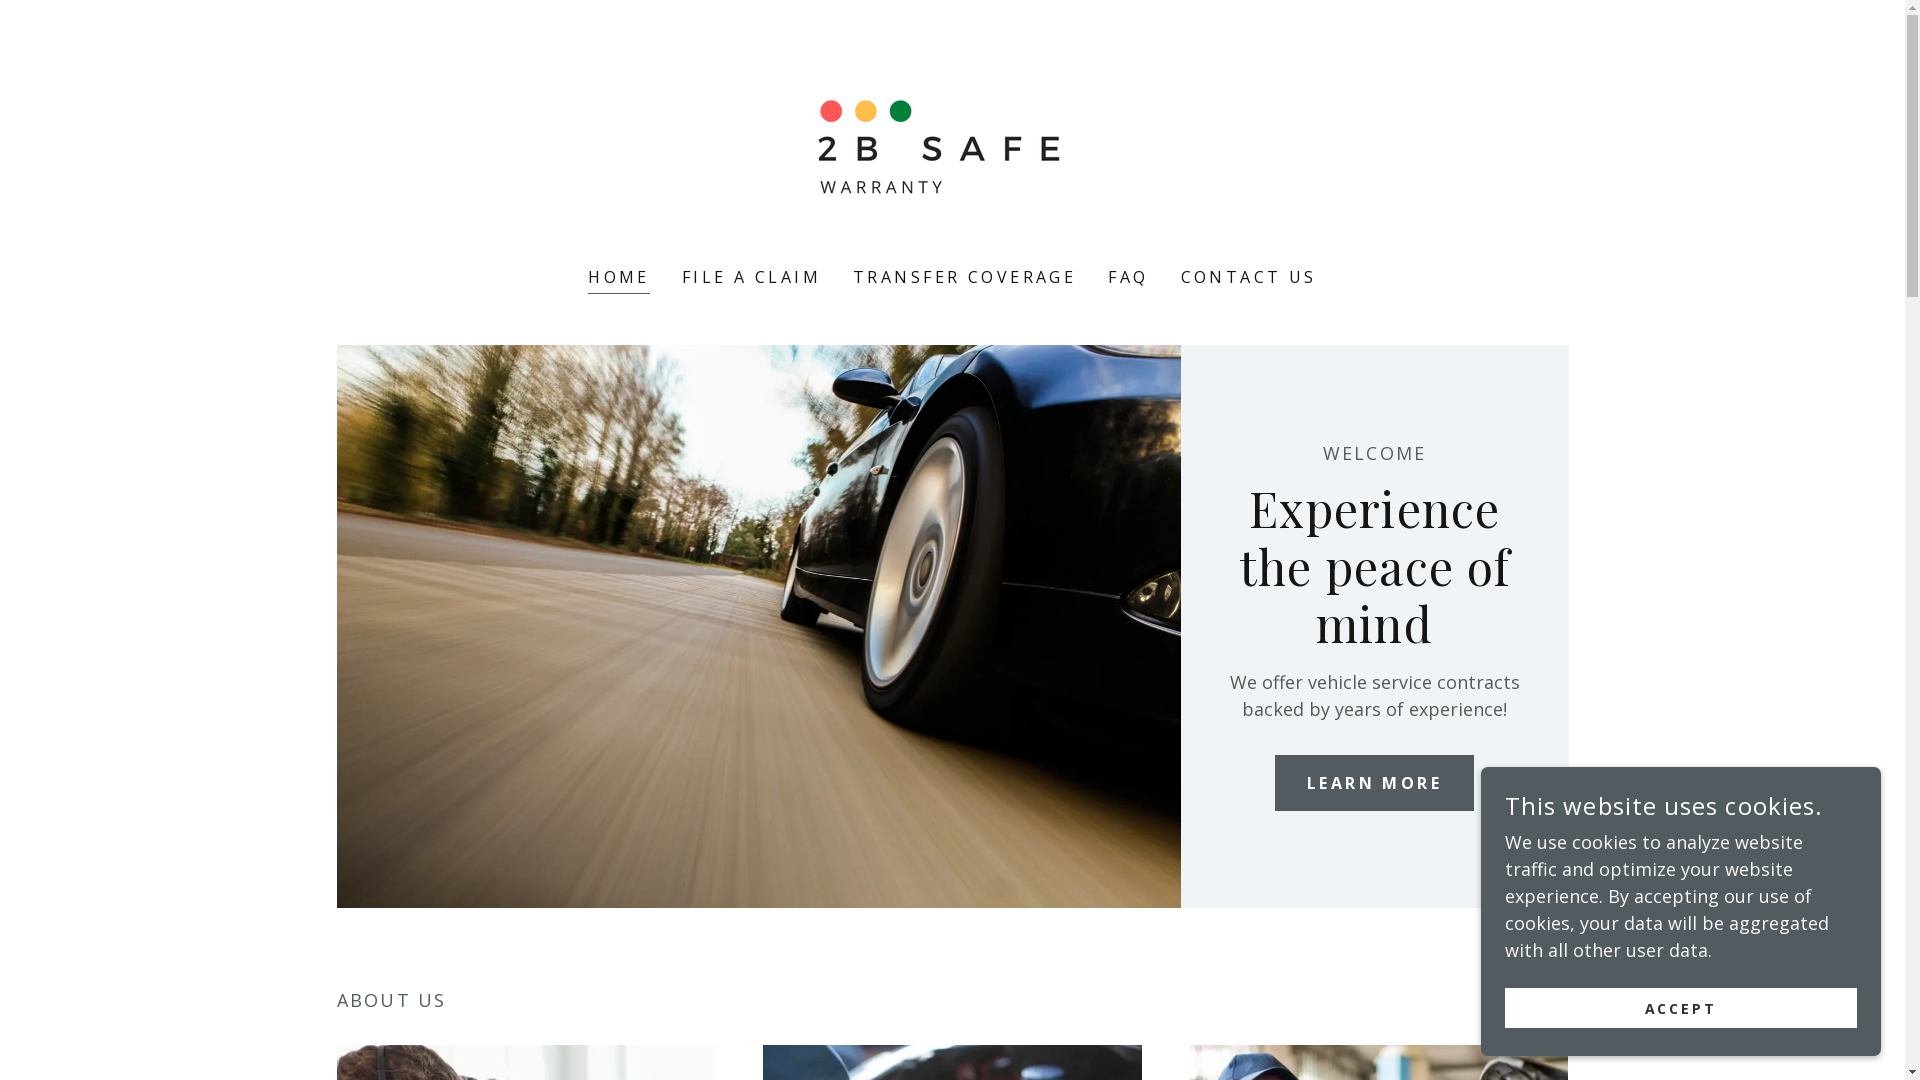 The width and height of the screenshot is (1920, 1080). I want to click on '2B Safe Warranty', so click(951, 145).